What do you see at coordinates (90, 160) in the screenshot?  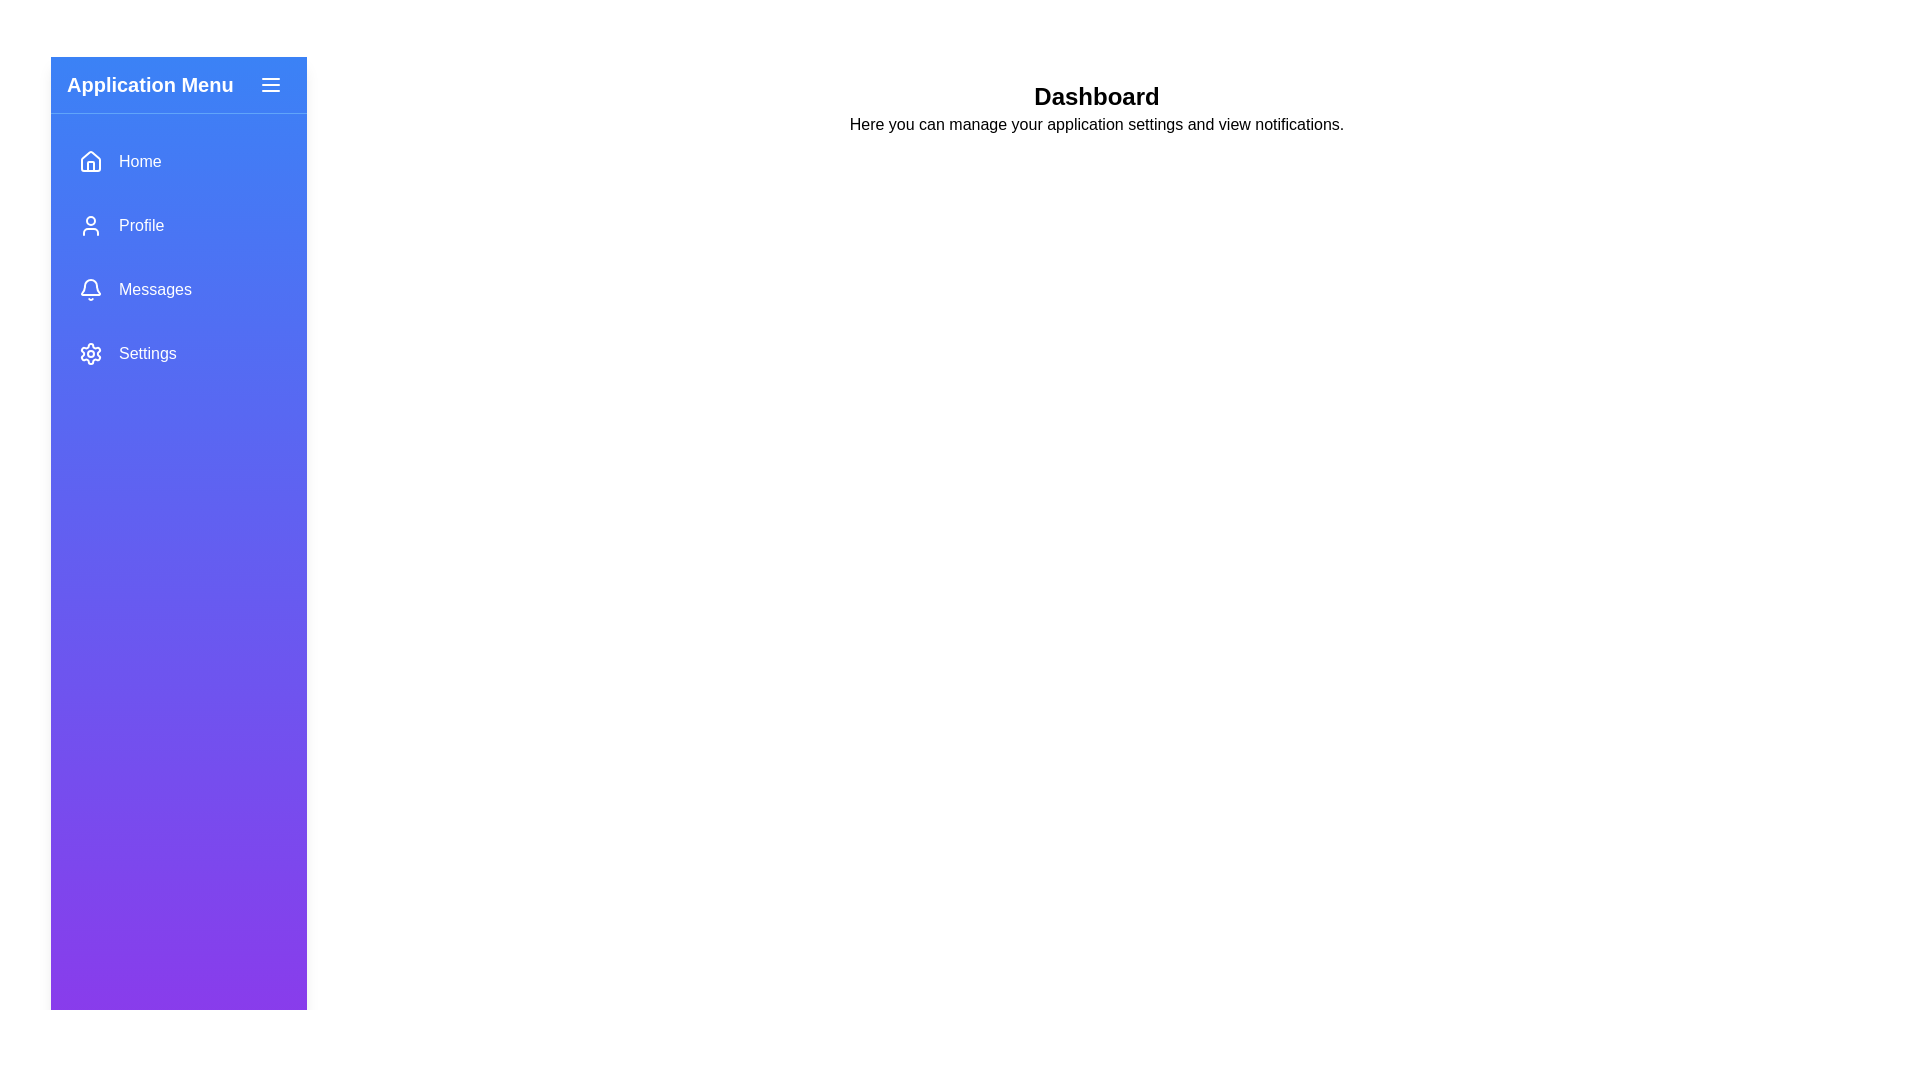 I see `the 'Home' icon in the sidebar menu, which visually represents a house and is the first icon in the navigation menu` at bounding box center [90, 160].